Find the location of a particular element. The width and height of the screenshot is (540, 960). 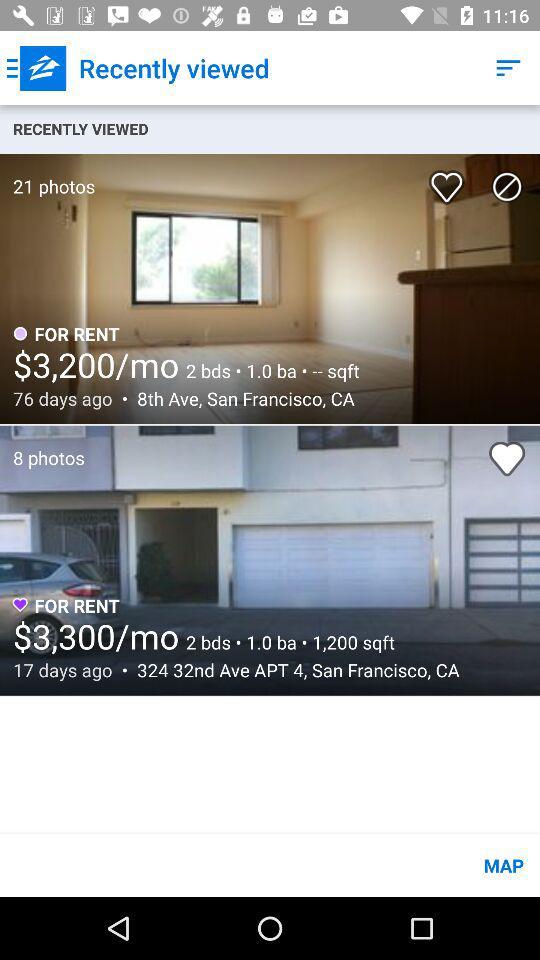

item next to 17 days ago item is located at coordinates (292, 670).